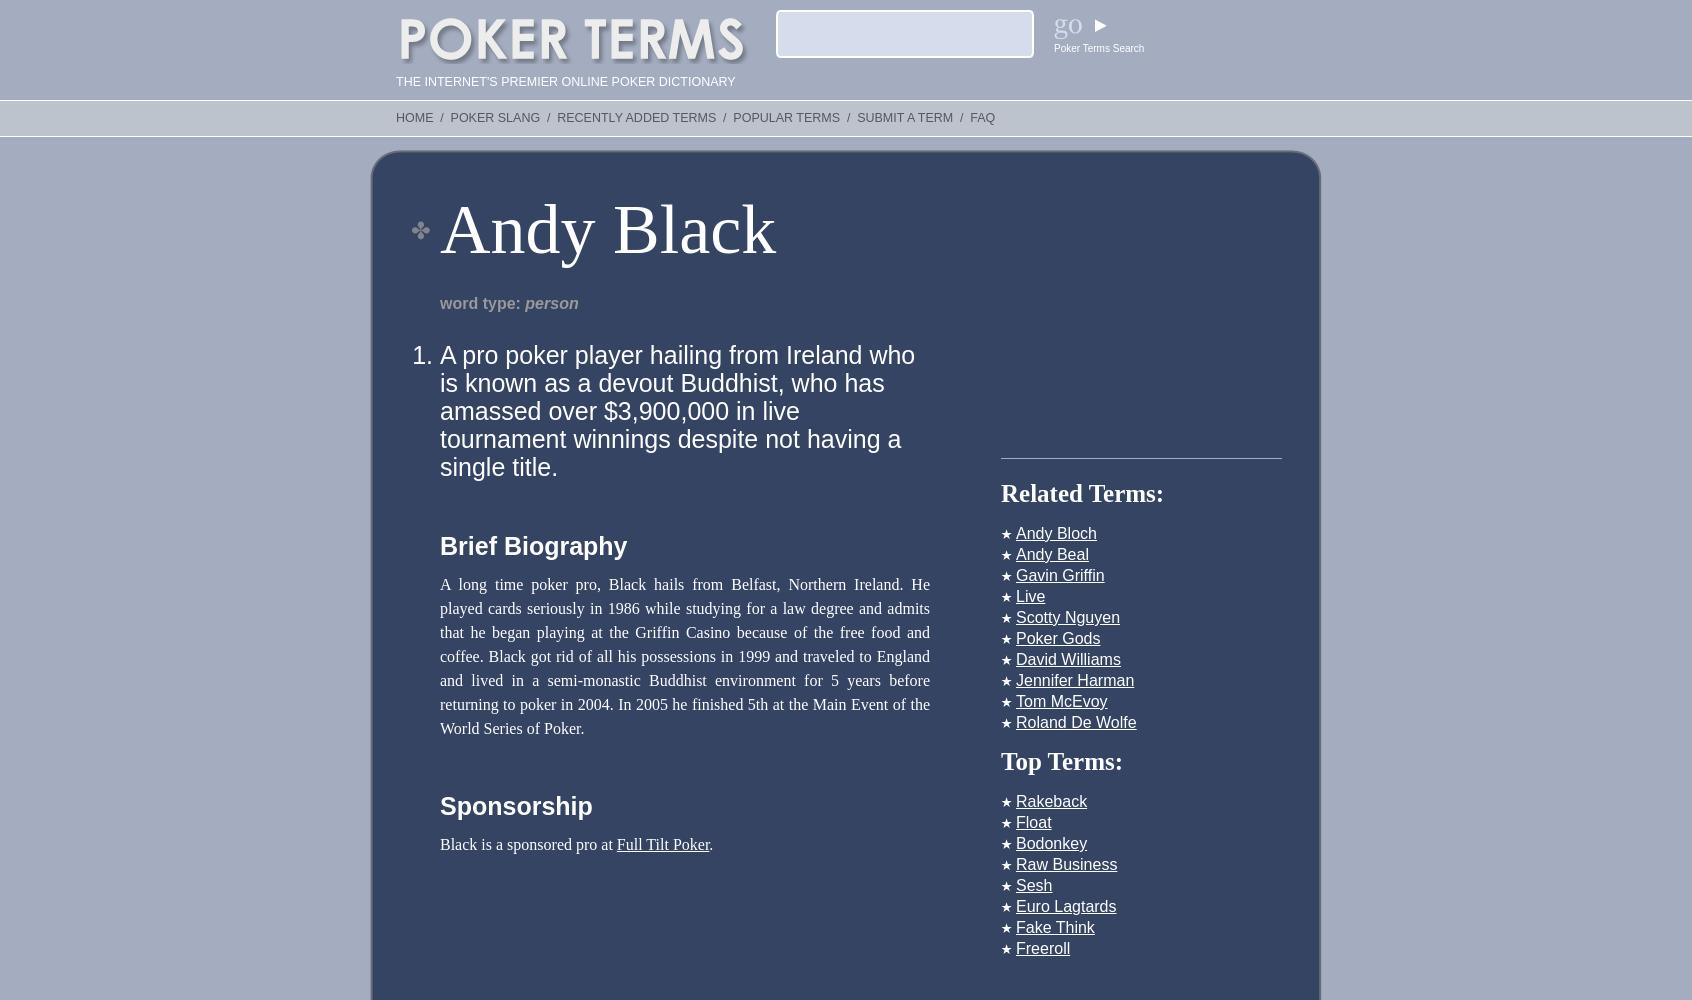  I want to click on 'RECENTLY ADDED TERMS', so click(636, 117).